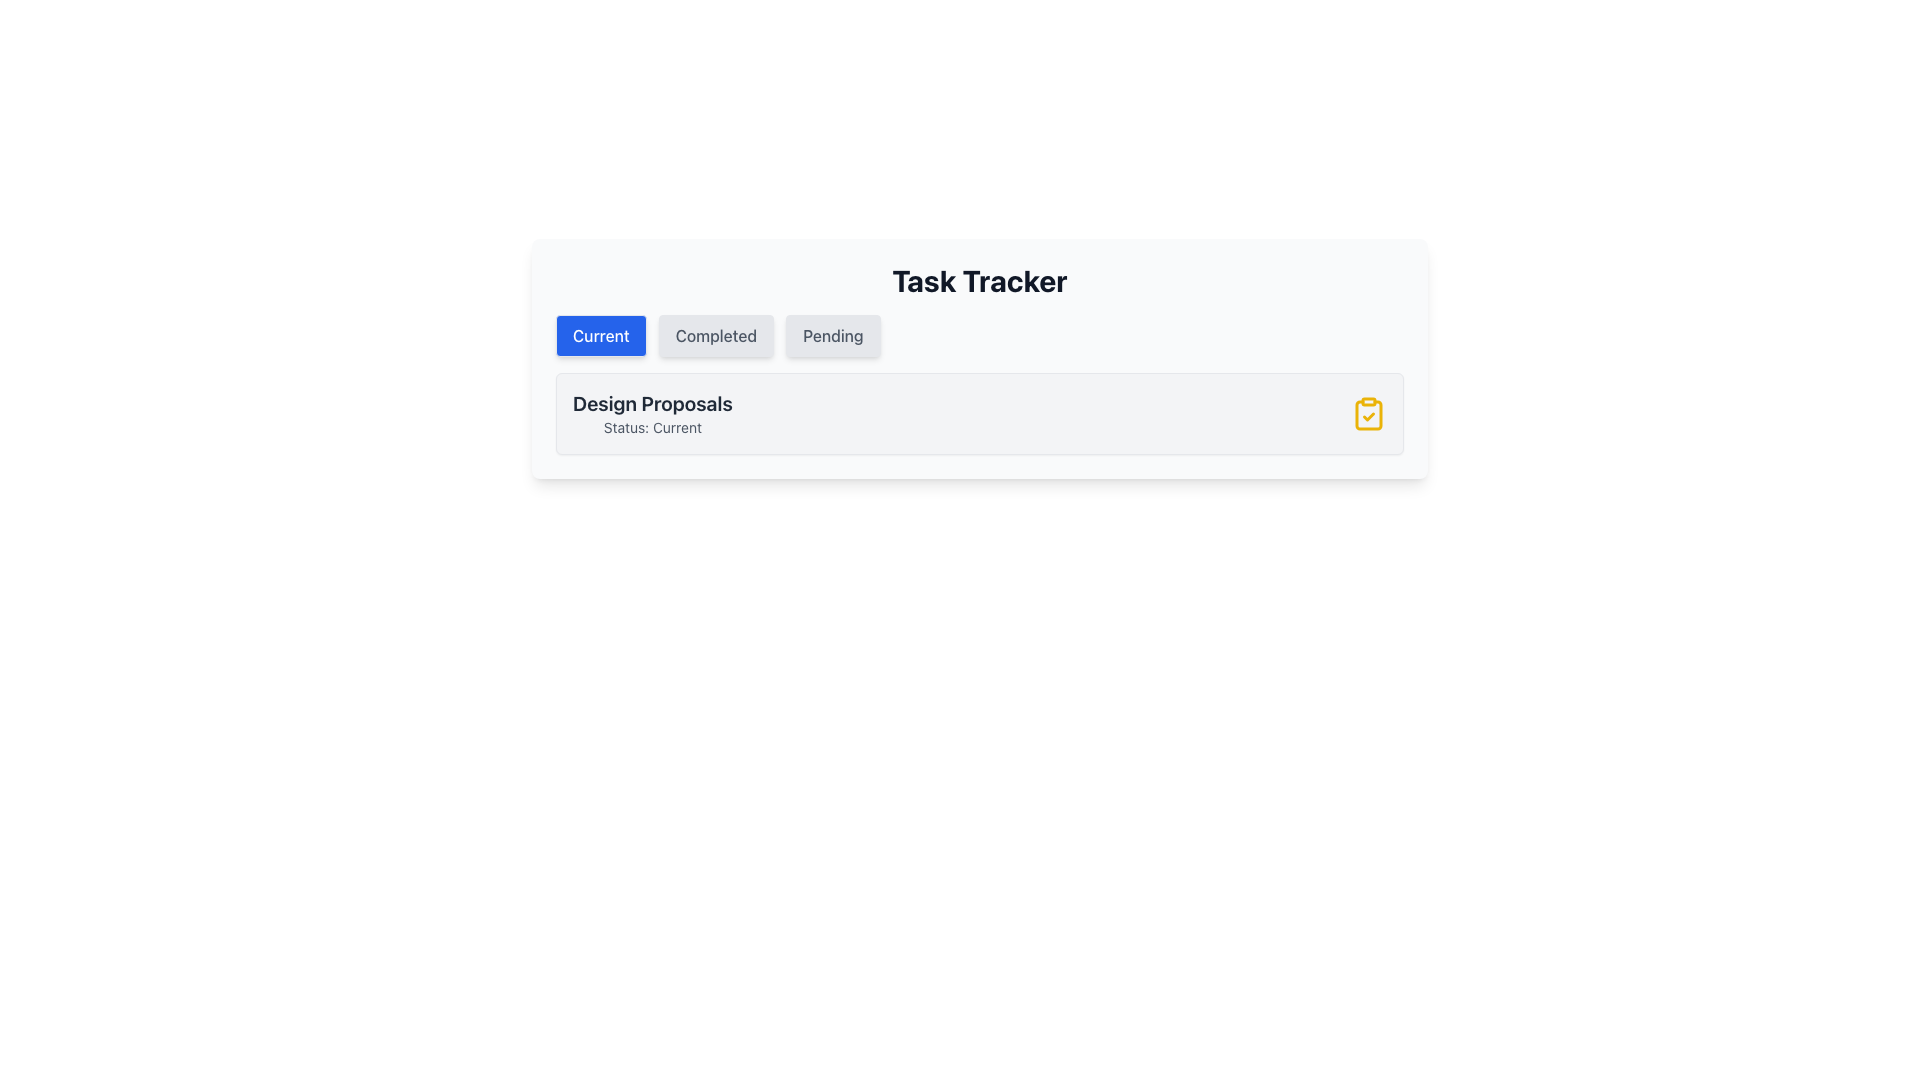 This screenshot has width=1920, height=1080. I want to click on the 'Completed' button in the top-left section of the interface, so click(716, 334).